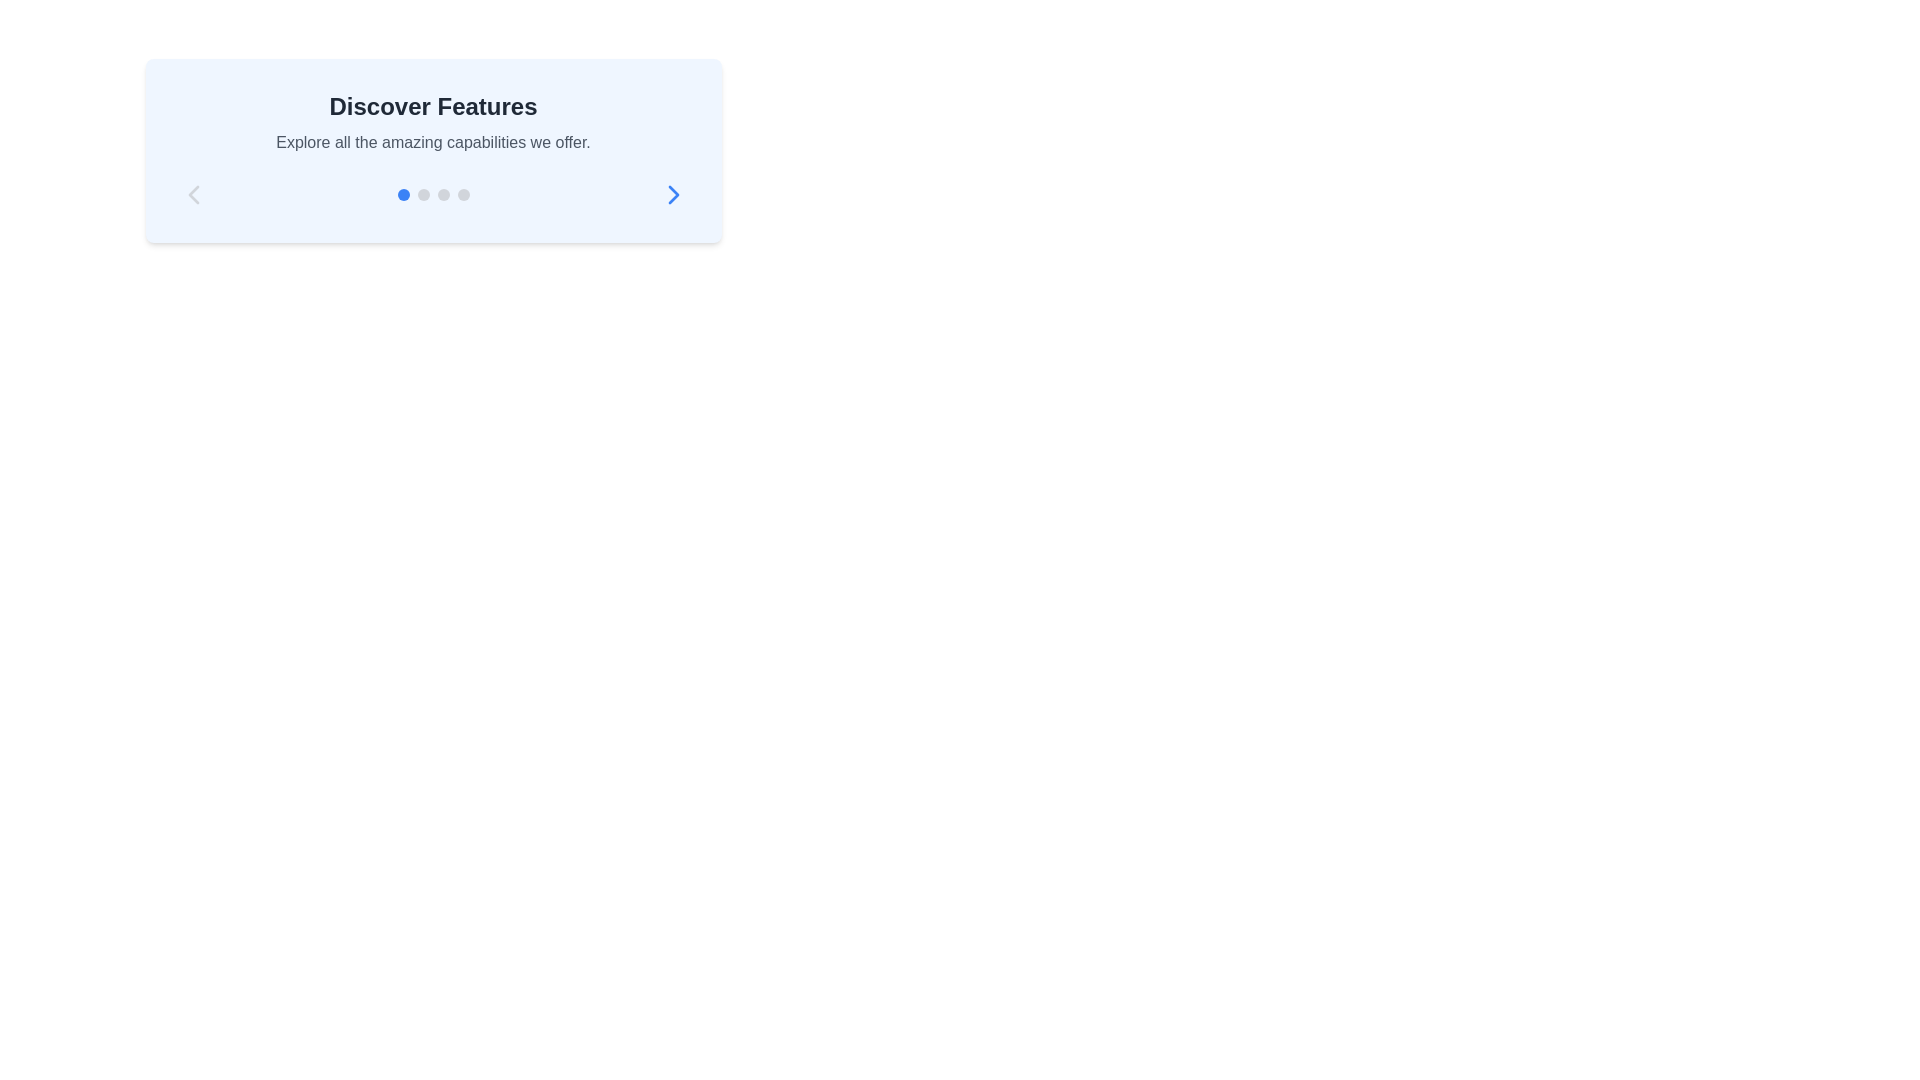  Describe the element at coordinates (432, 107) in the screenshot. I see `the bold, large text element that says 'Discover Features', which is centrally positioned above the text 'Explore all the amazing capabilities we offer'` at that location.